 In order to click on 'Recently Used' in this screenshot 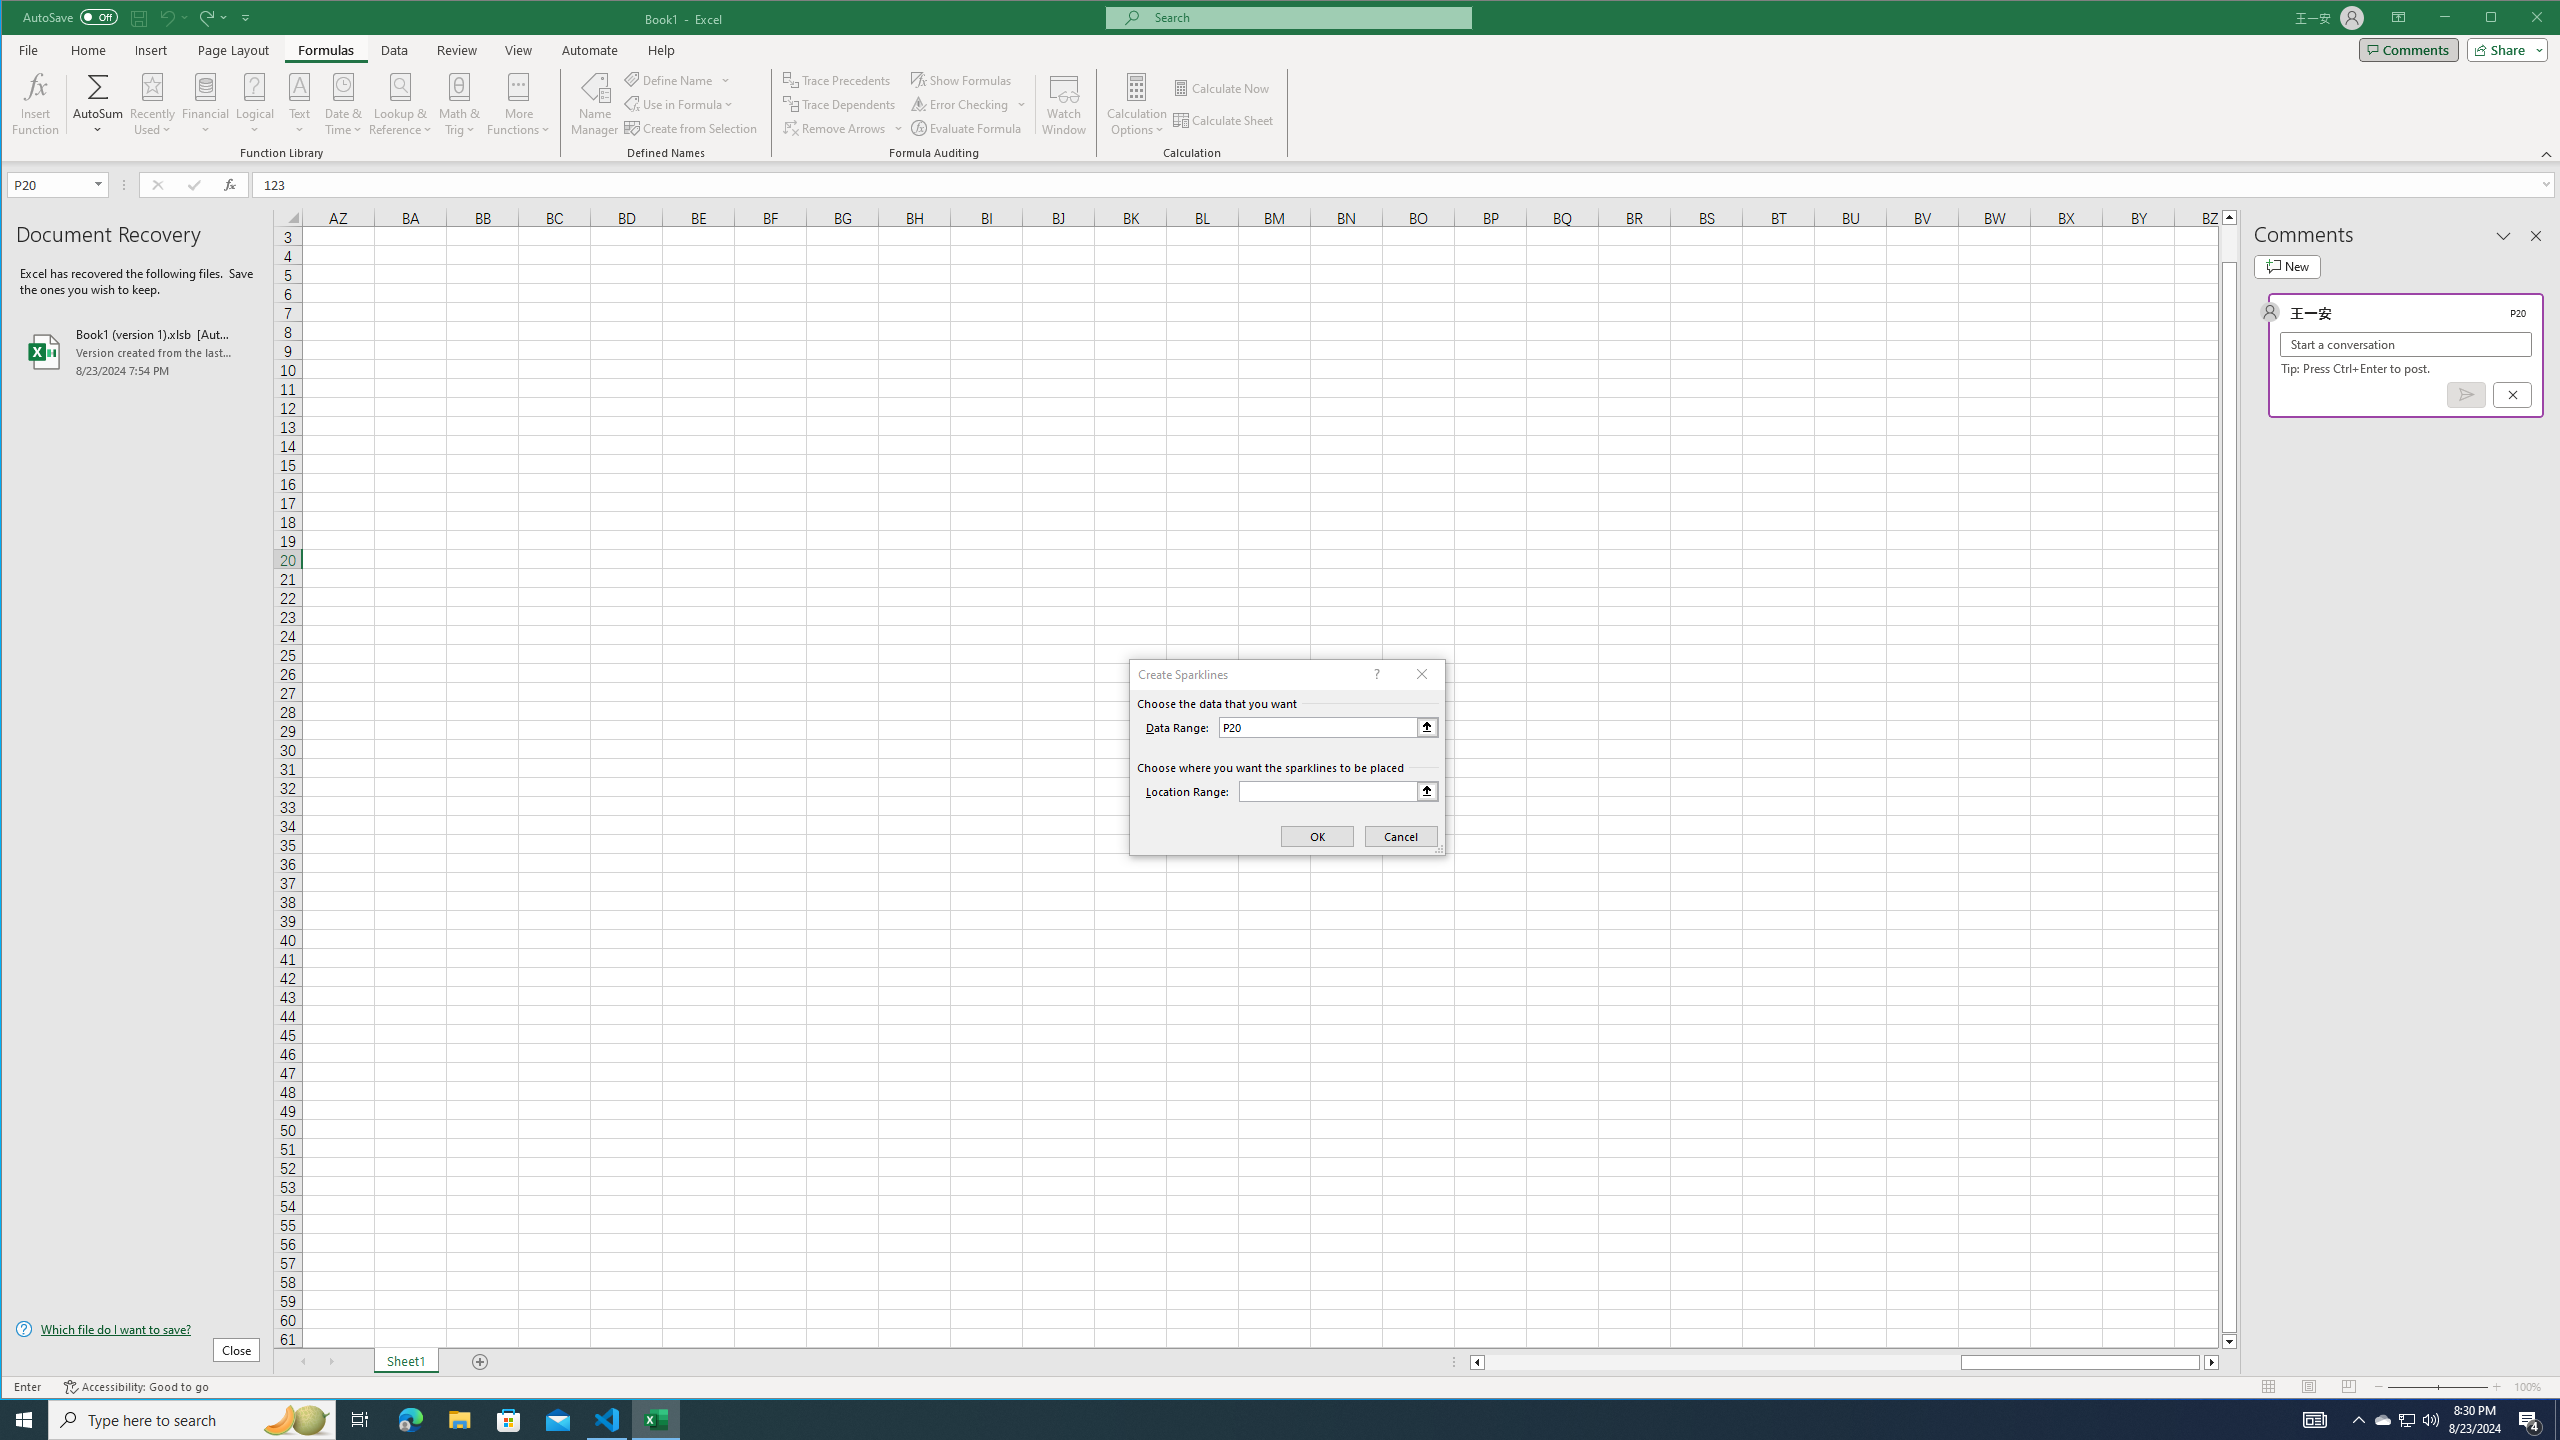, I will do `click(152, 103)`.